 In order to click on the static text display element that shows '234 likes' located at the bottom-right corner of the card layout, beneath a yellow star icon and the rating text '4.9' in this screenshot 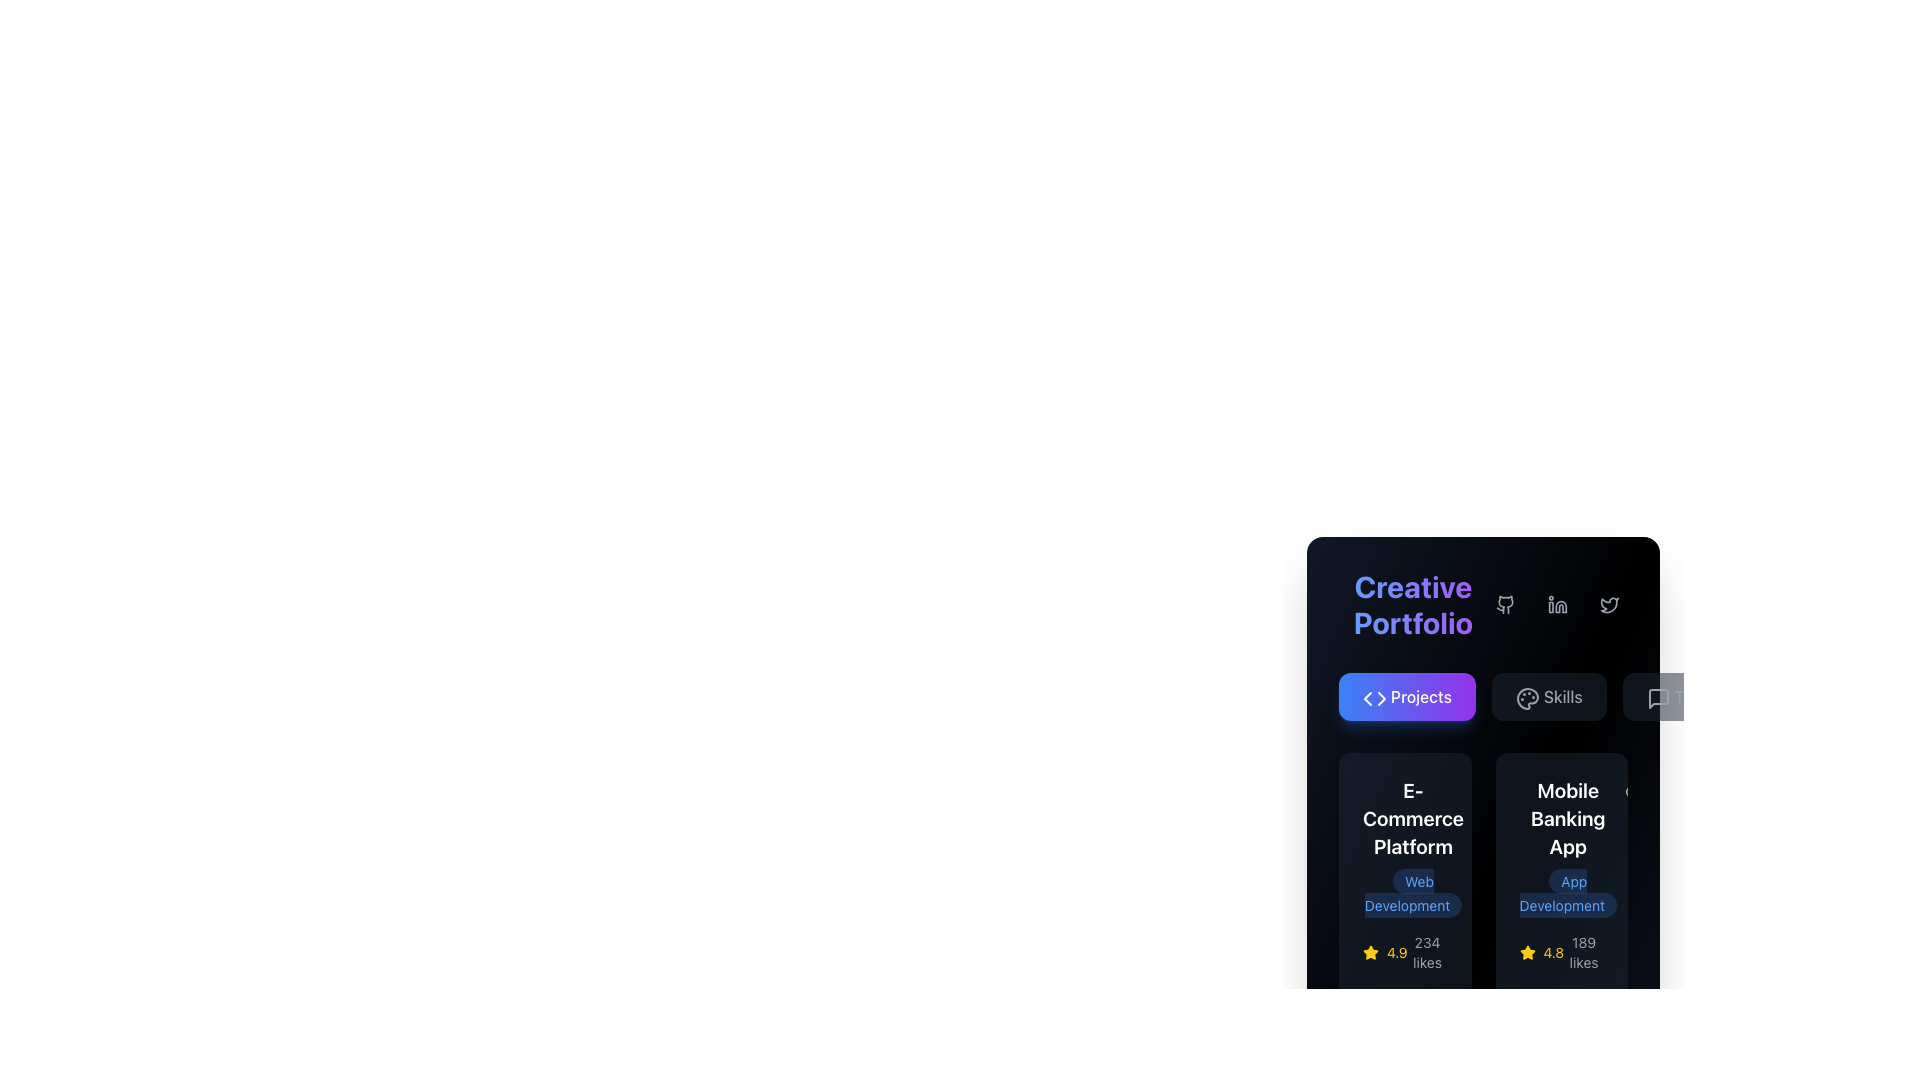, I will do `click(1426, 951)`.